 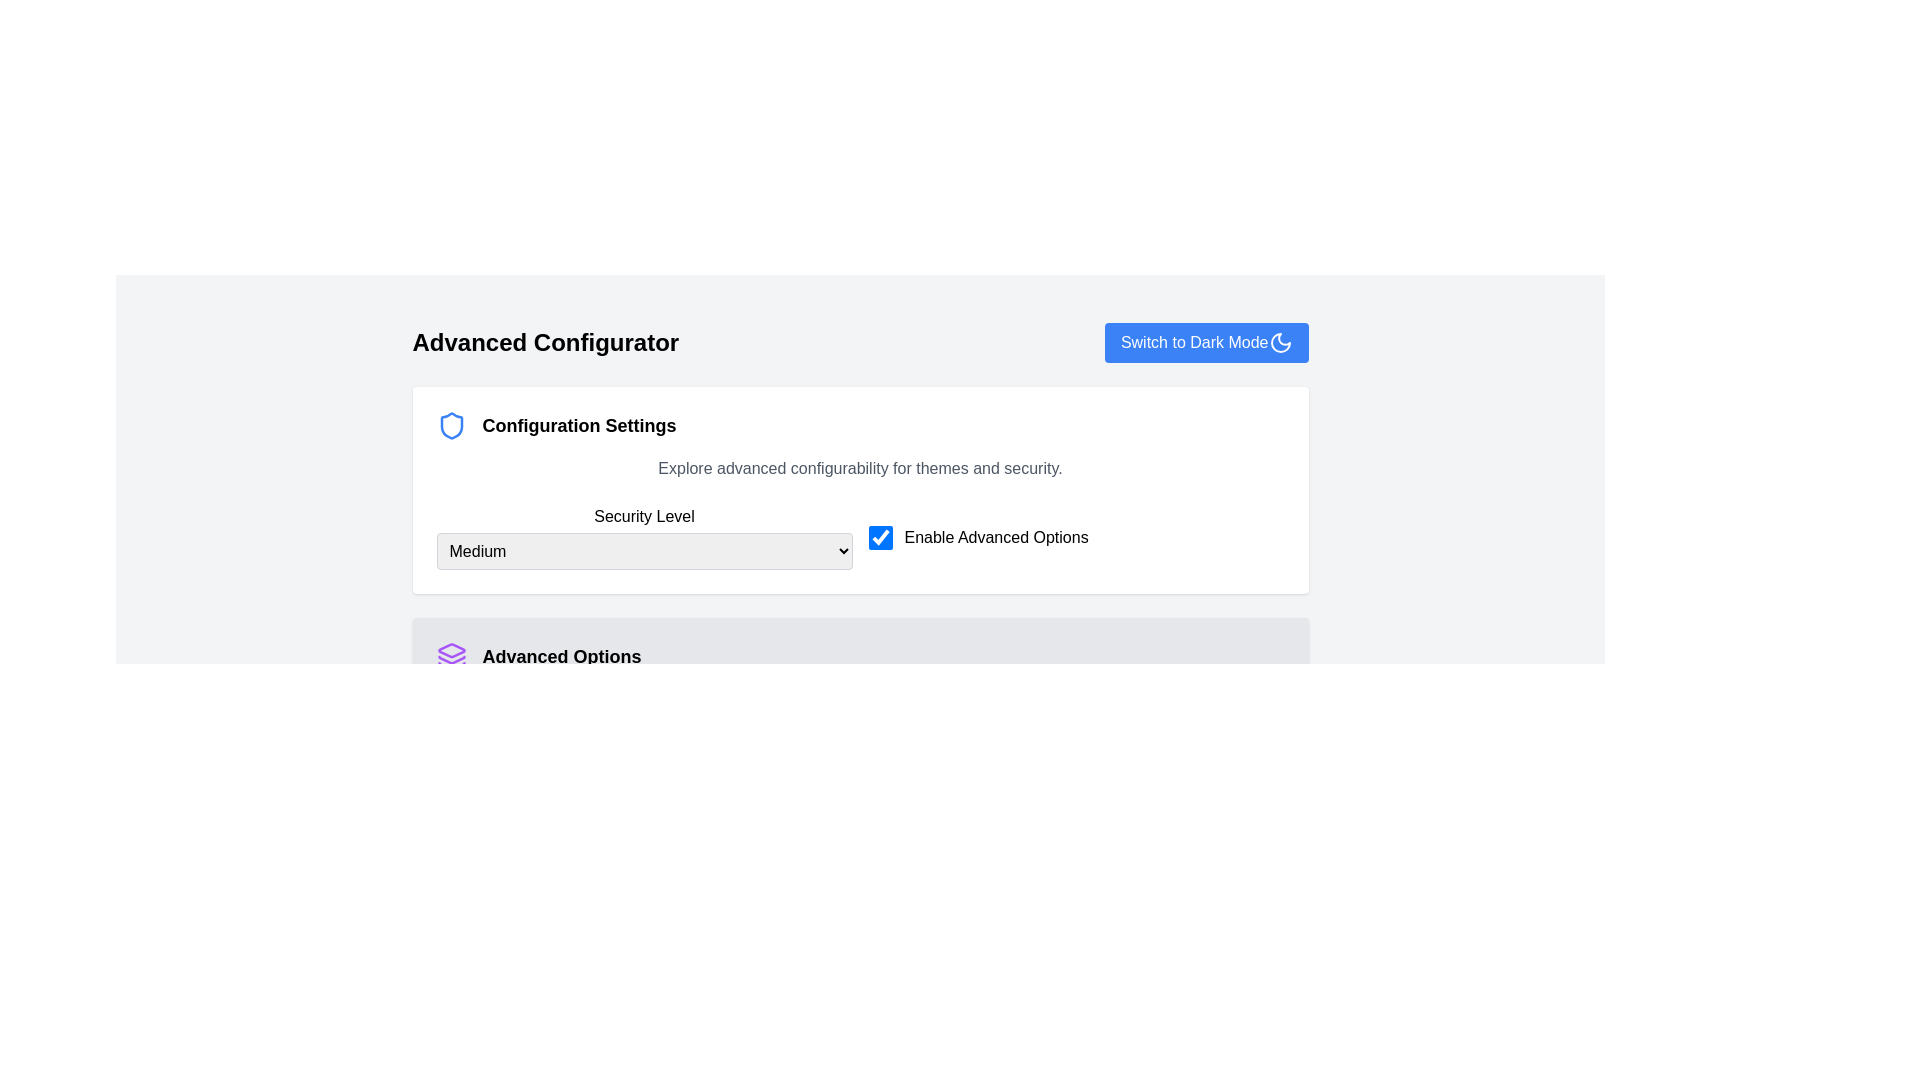 What do you see at coordinates (450, 424) in the screenshot?
I see `the blue shield icon located at the left of the 'Configuration Settings' section header, which features a clean and minimalist line art style, representing security or protection` at bounding box center [450, 424].